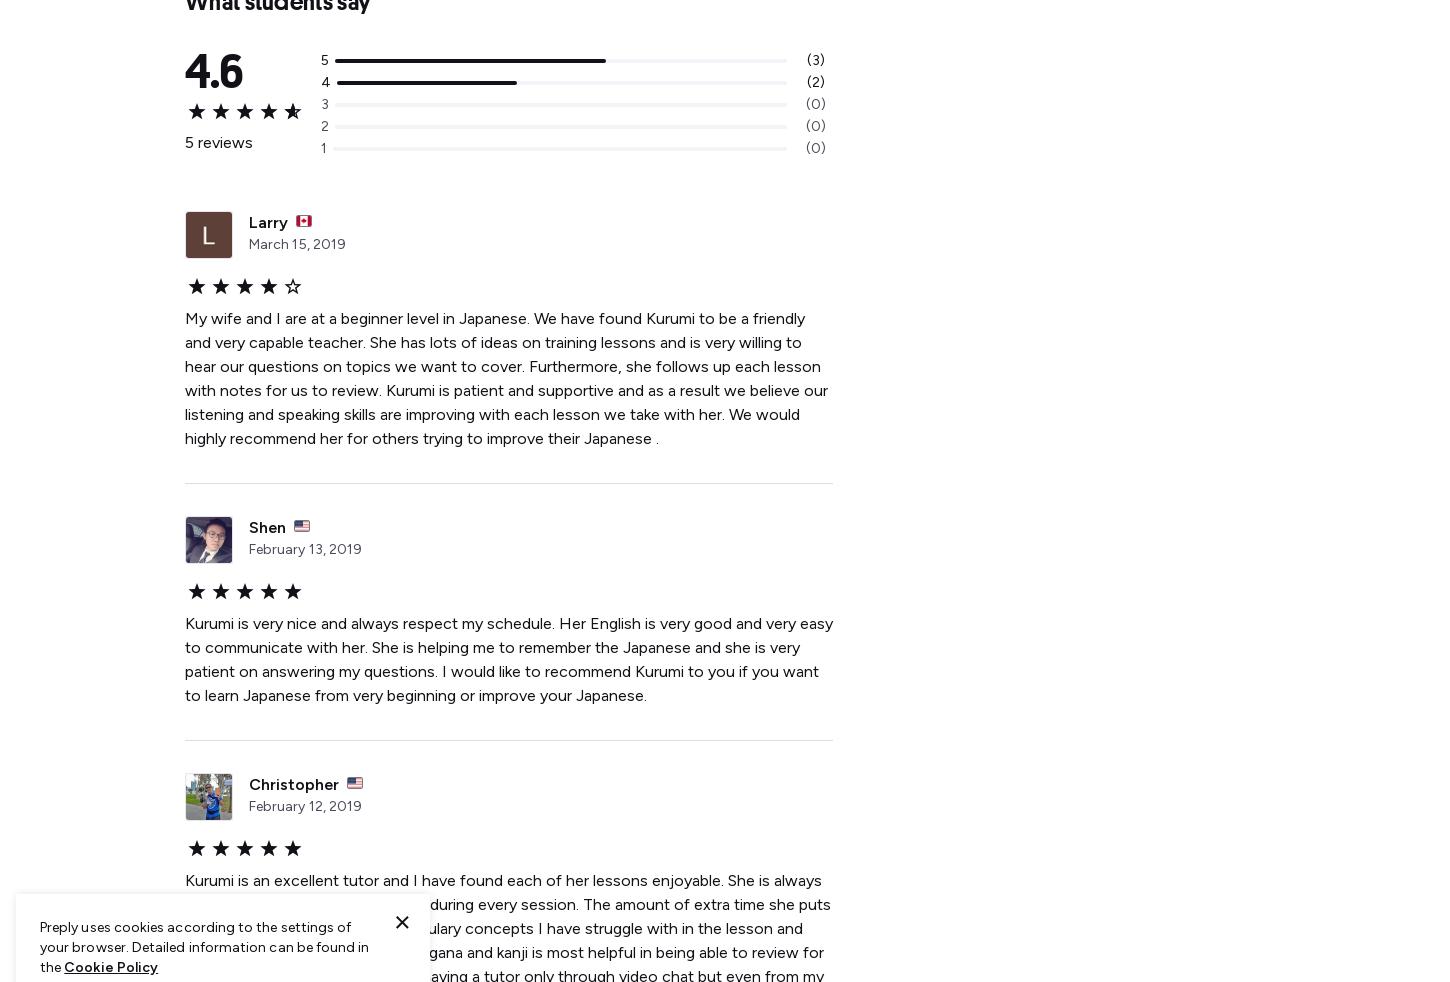 Image resolution: width=1450 pixels, height=982 pixels. What do you see at coordinates (268, 221) in the screenshot?
I see `'Larry'` at bounding box center [268, 221].